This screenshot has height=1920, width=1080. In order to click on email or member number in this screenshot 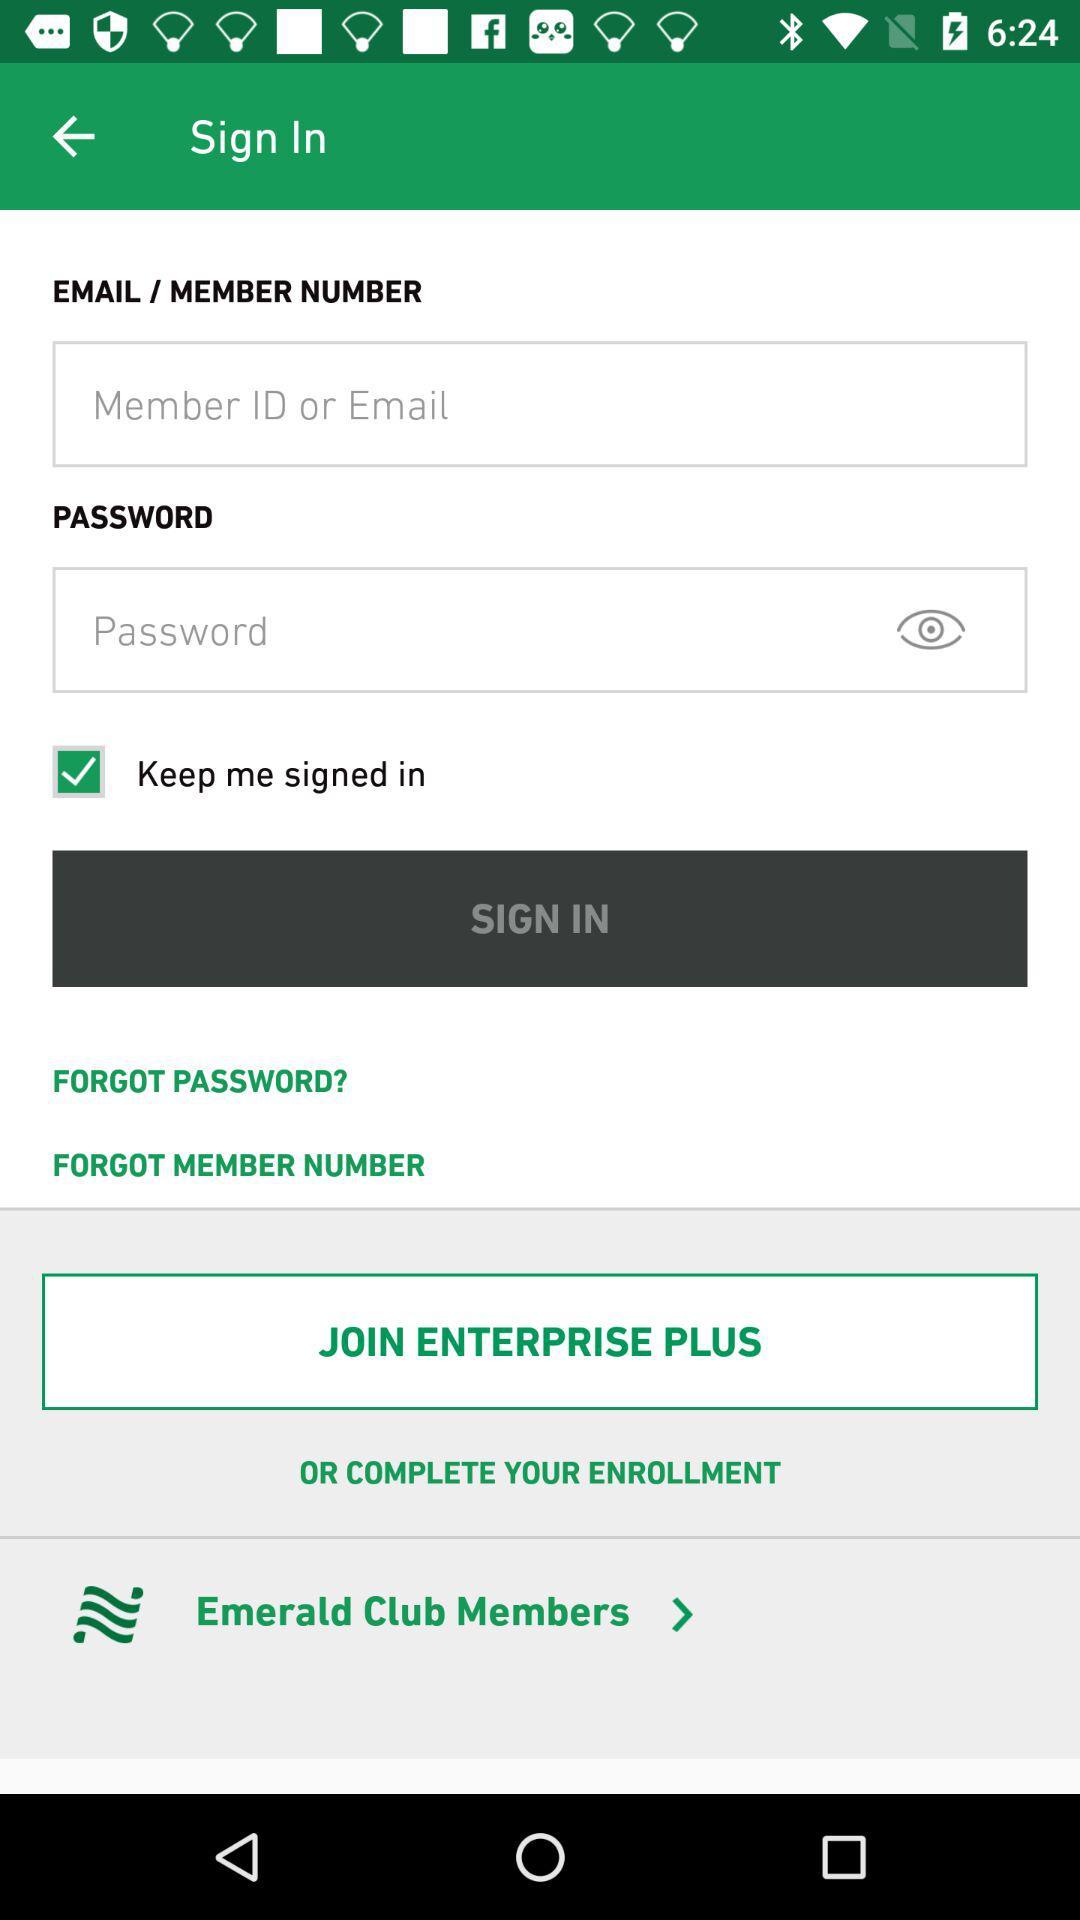, I will do `click(540, 403)`.